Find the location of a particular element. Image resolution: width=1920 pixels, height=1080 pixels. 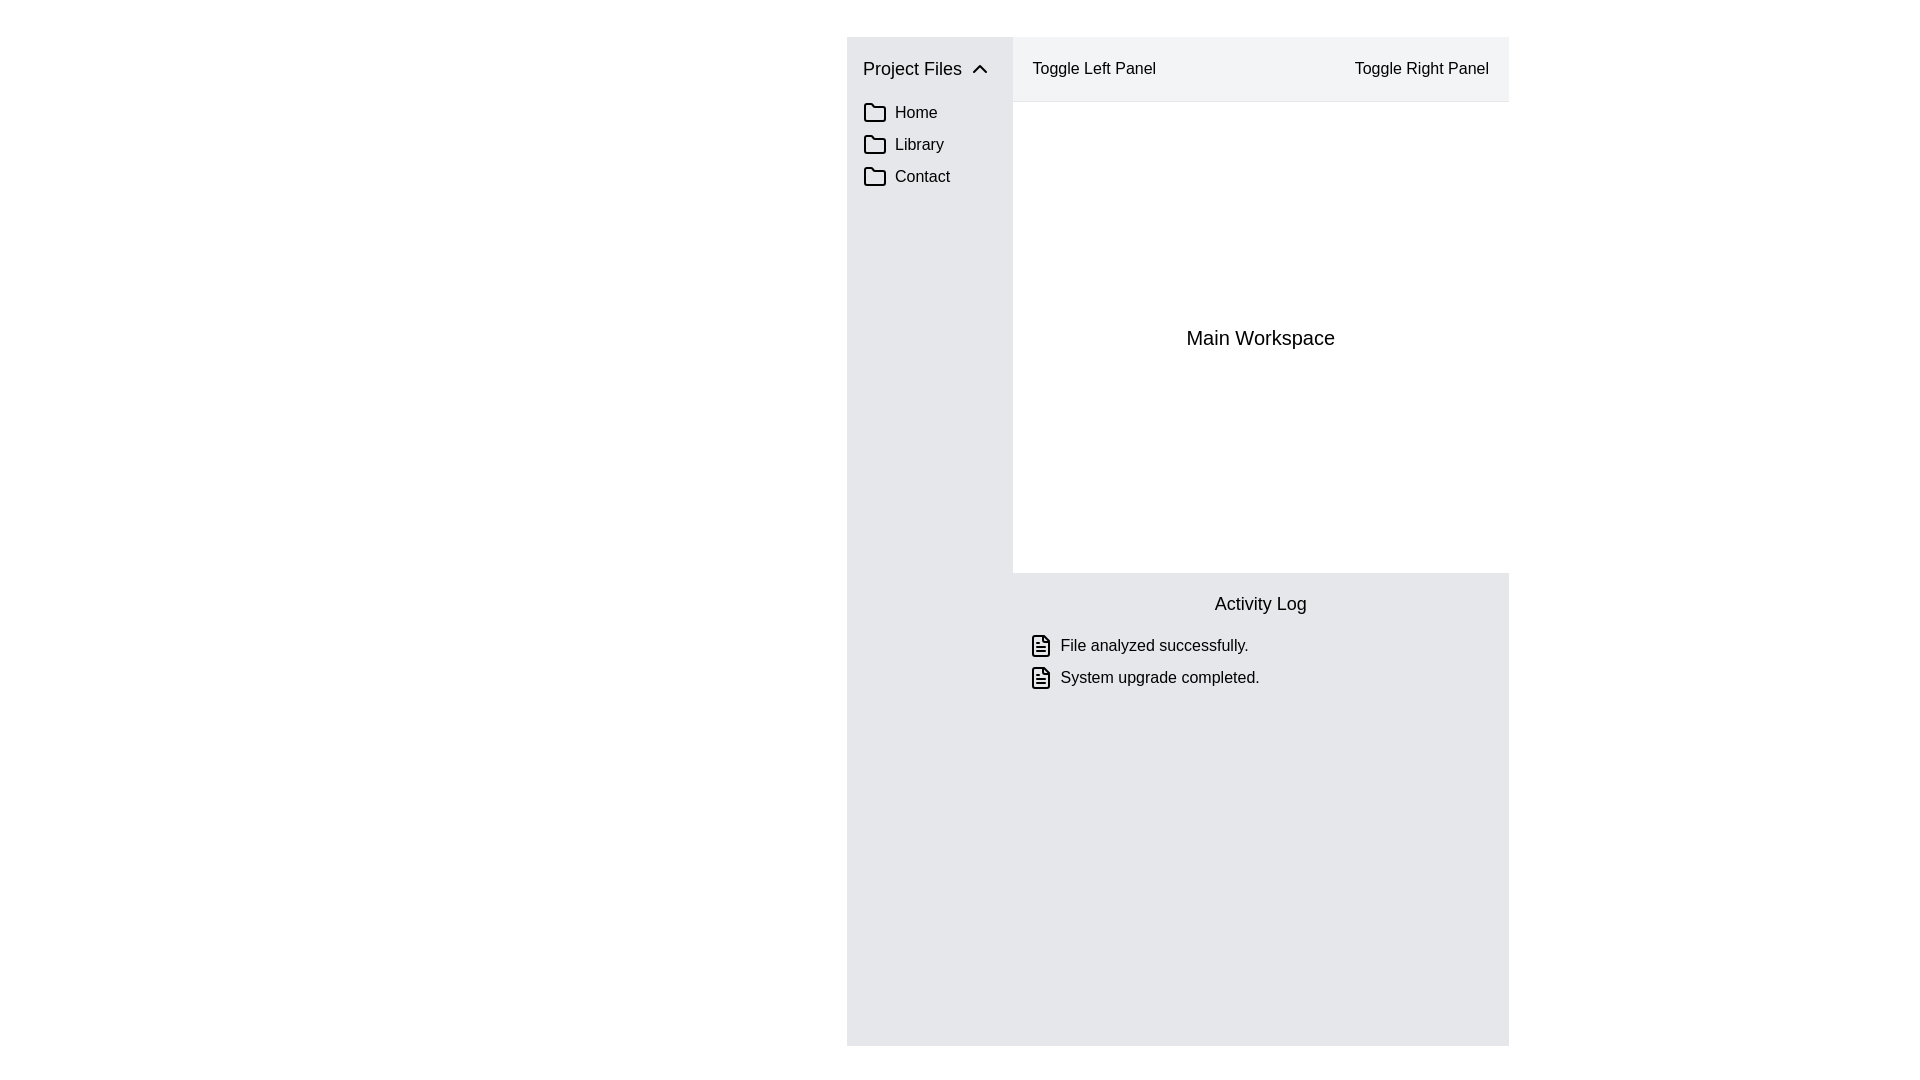

the document or file icon, which is styled in a clean and minimalistic design with a black outline, located to the left of the text 'System upgrade completed' is located at coordinates (1040, 677).